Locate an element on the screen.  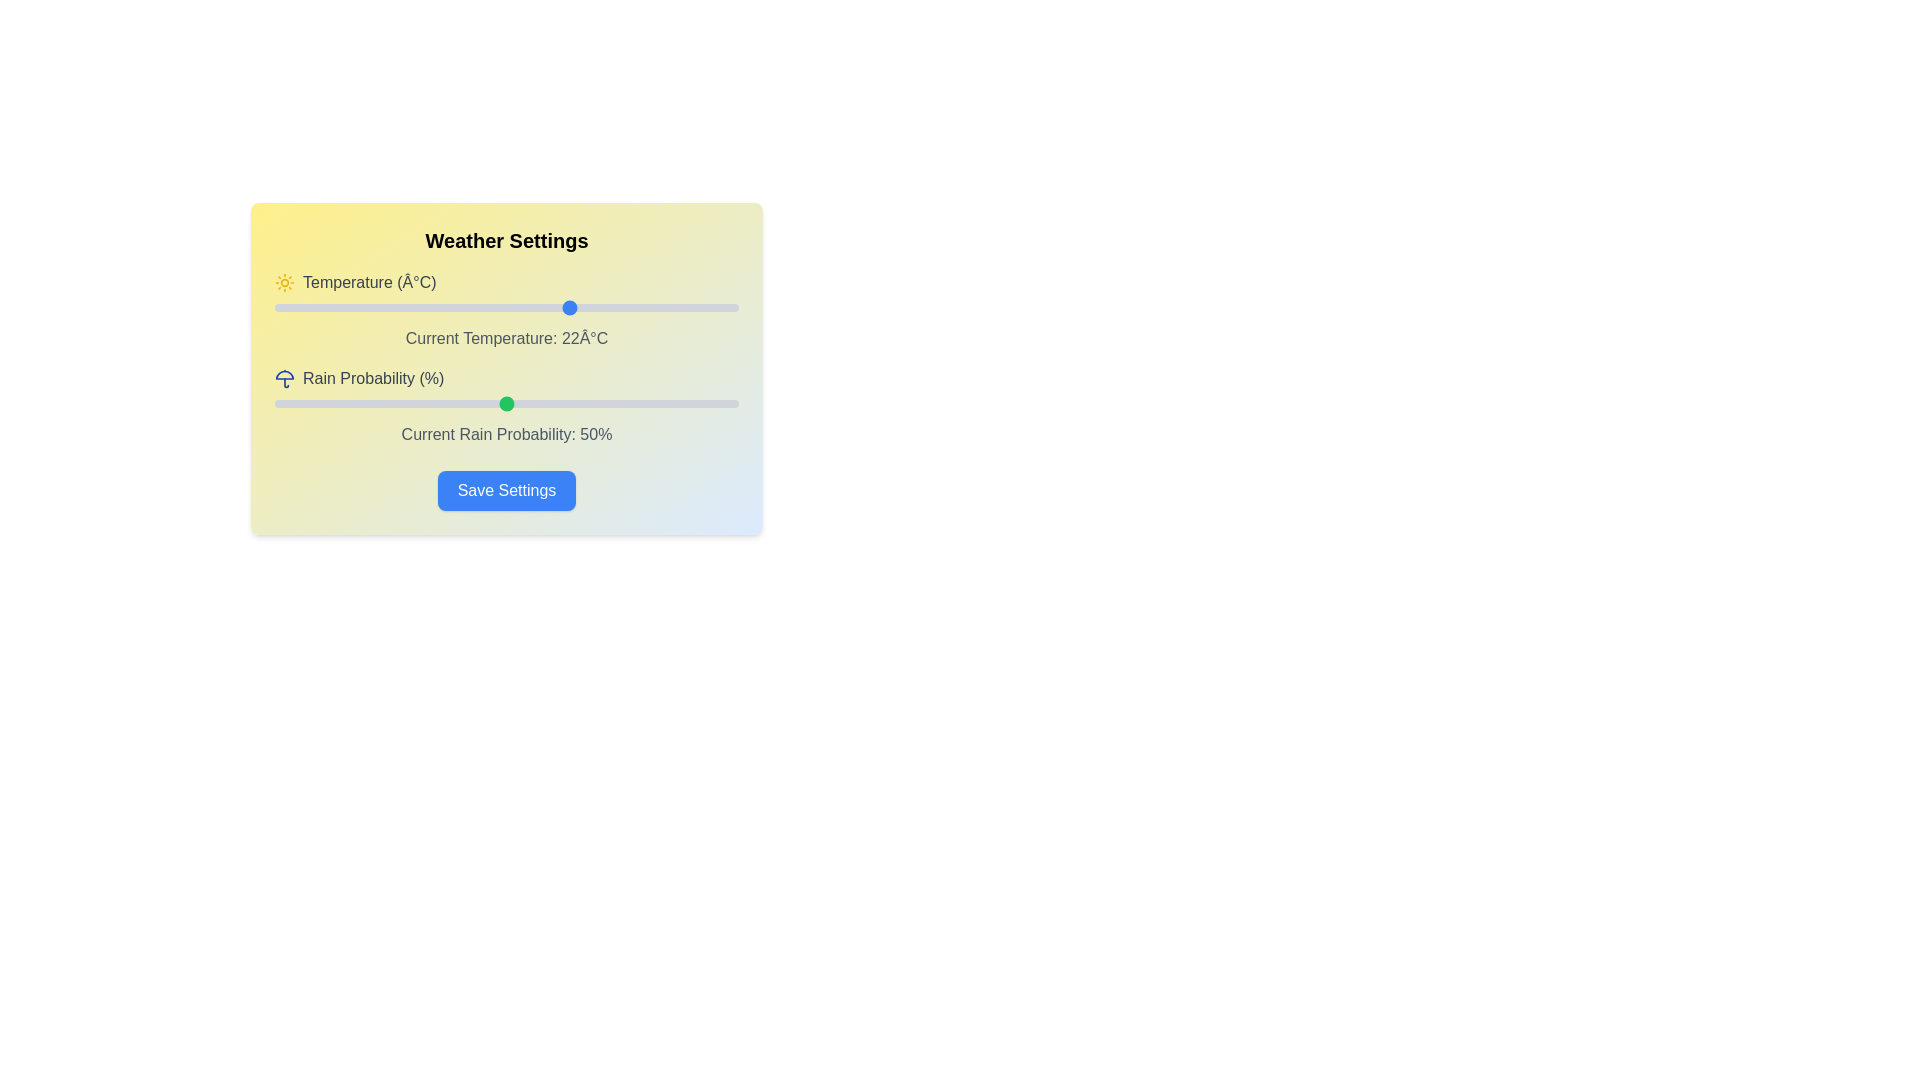
the temperature slider to -1 degrees Celsius is located at coordinates (358, 308).